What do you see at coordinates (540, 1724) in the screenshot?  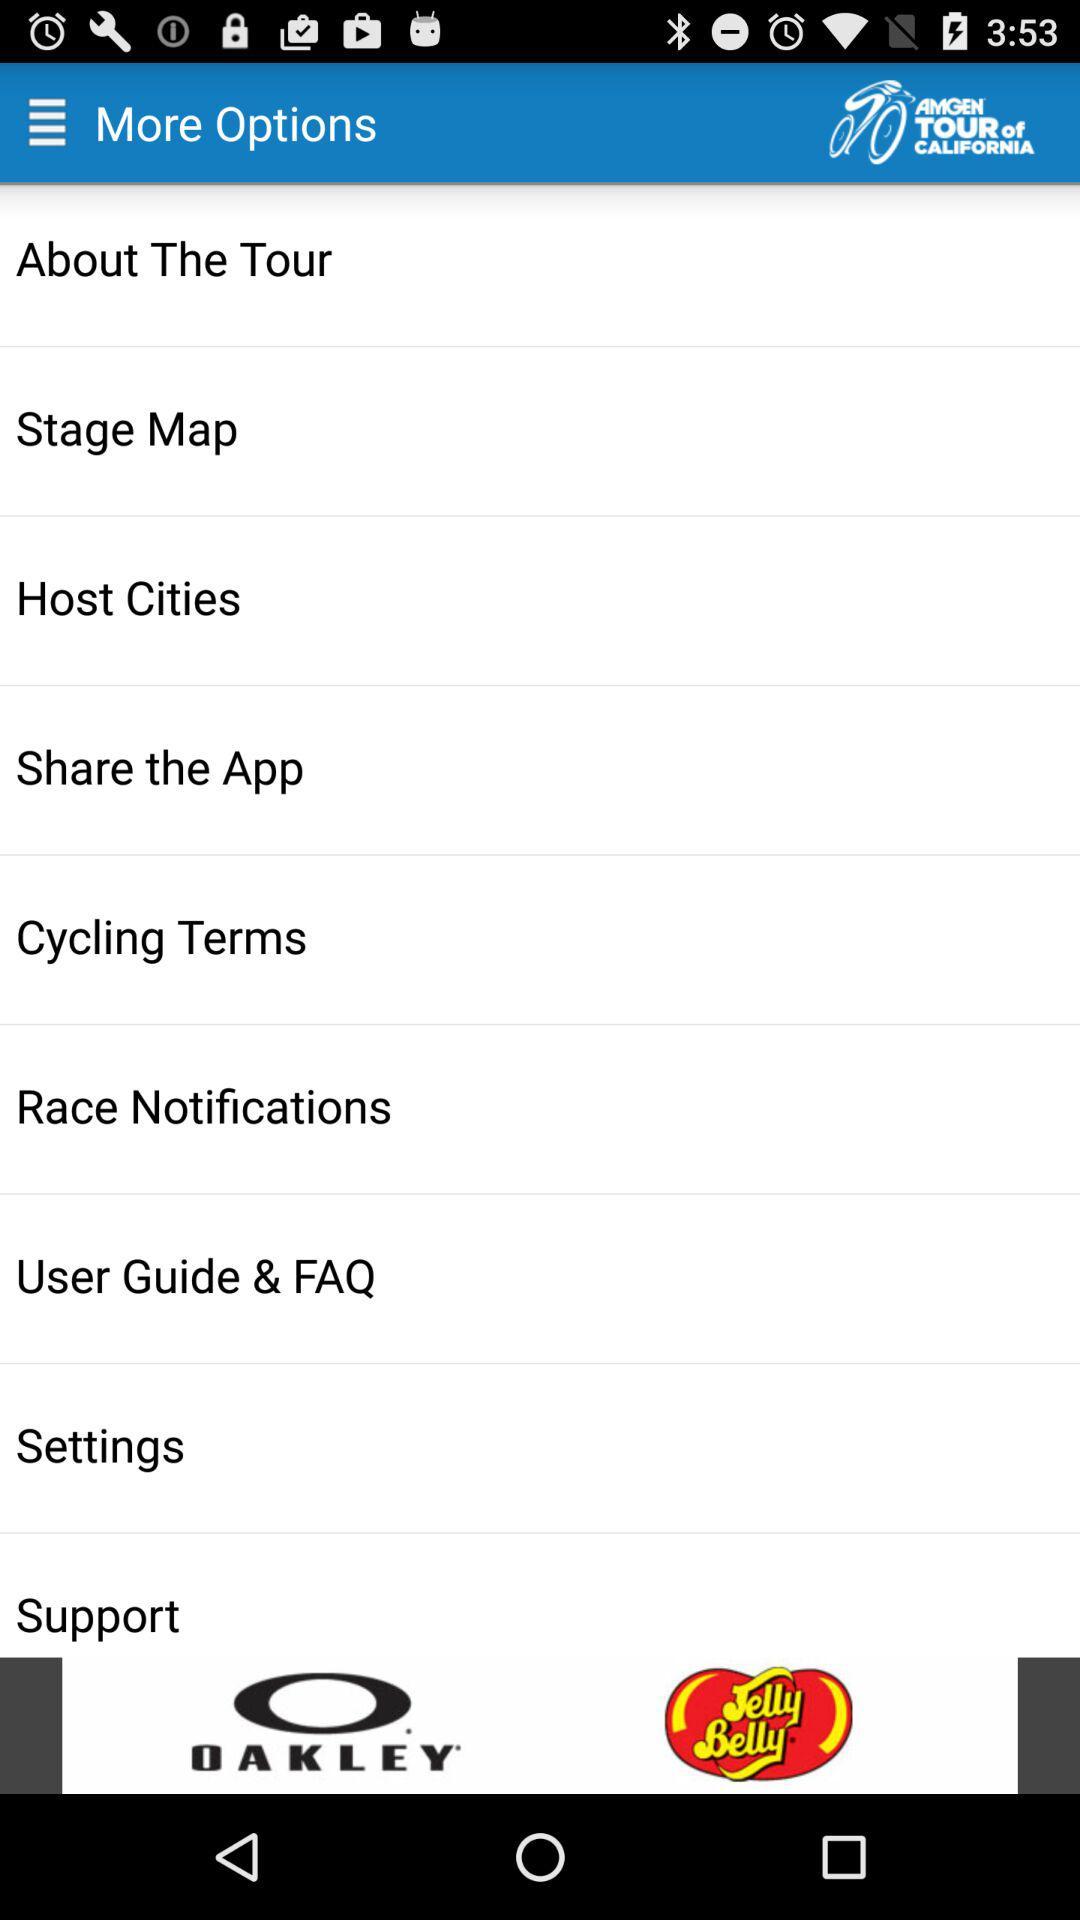 I see `amgen tour of california is supported by oakley and jelly belly` at bounding box center [540, 1724].